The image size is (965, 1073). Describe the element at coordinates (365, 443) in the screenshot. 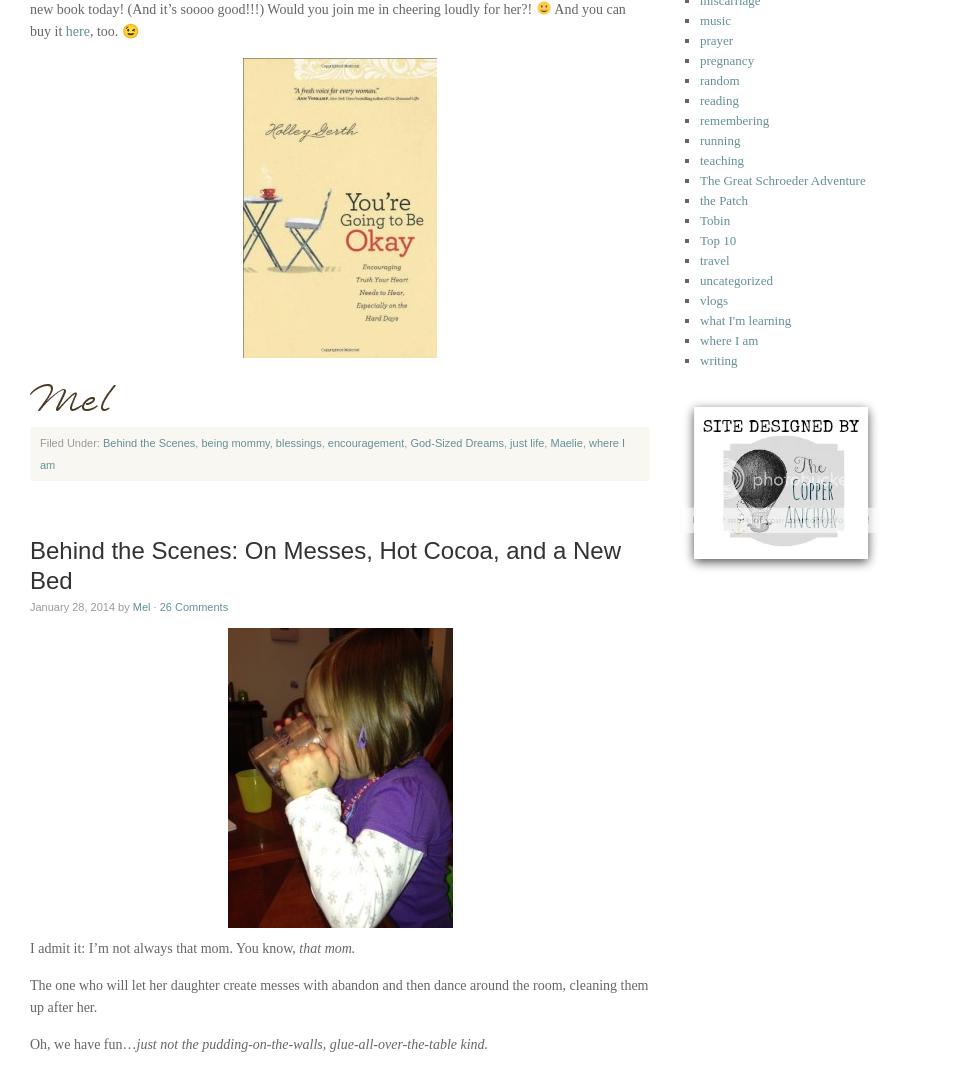

I see `'encouragement'` at that location.